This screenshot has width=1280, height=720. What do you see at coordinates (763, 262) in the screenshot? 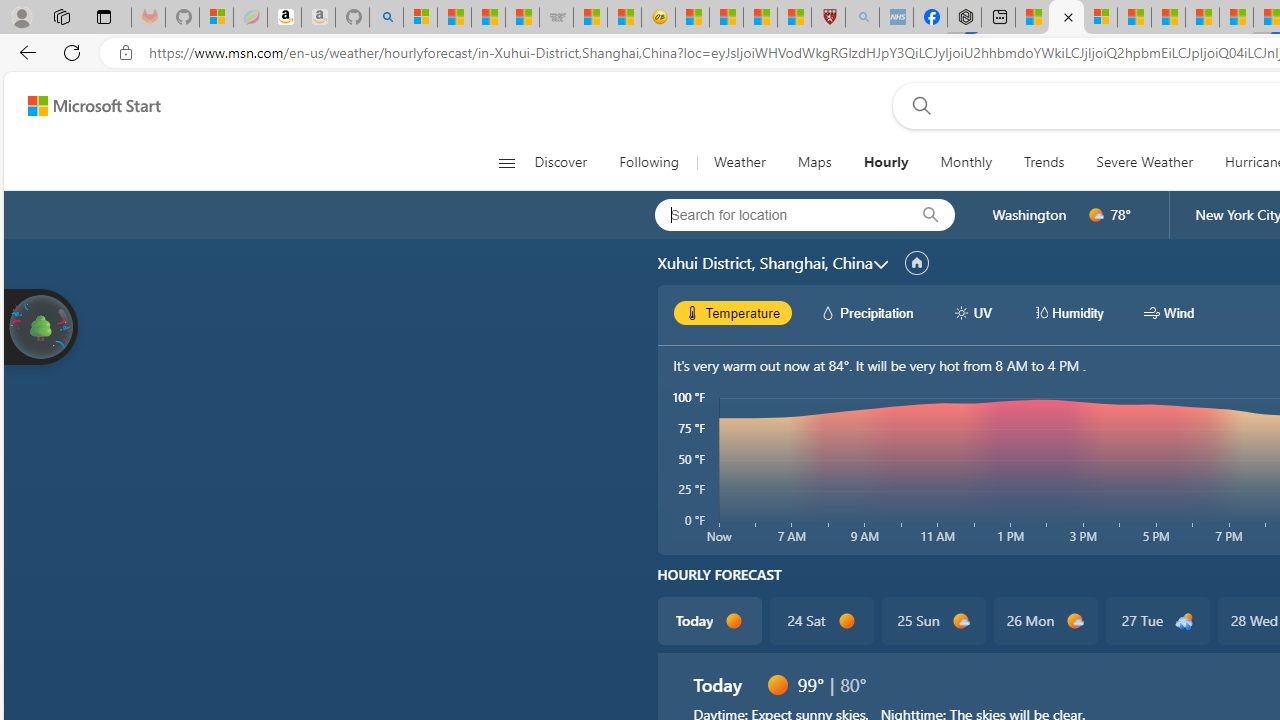
I see `'Xuhui District, Shanghai, China'` at bounding box center [763, 262].